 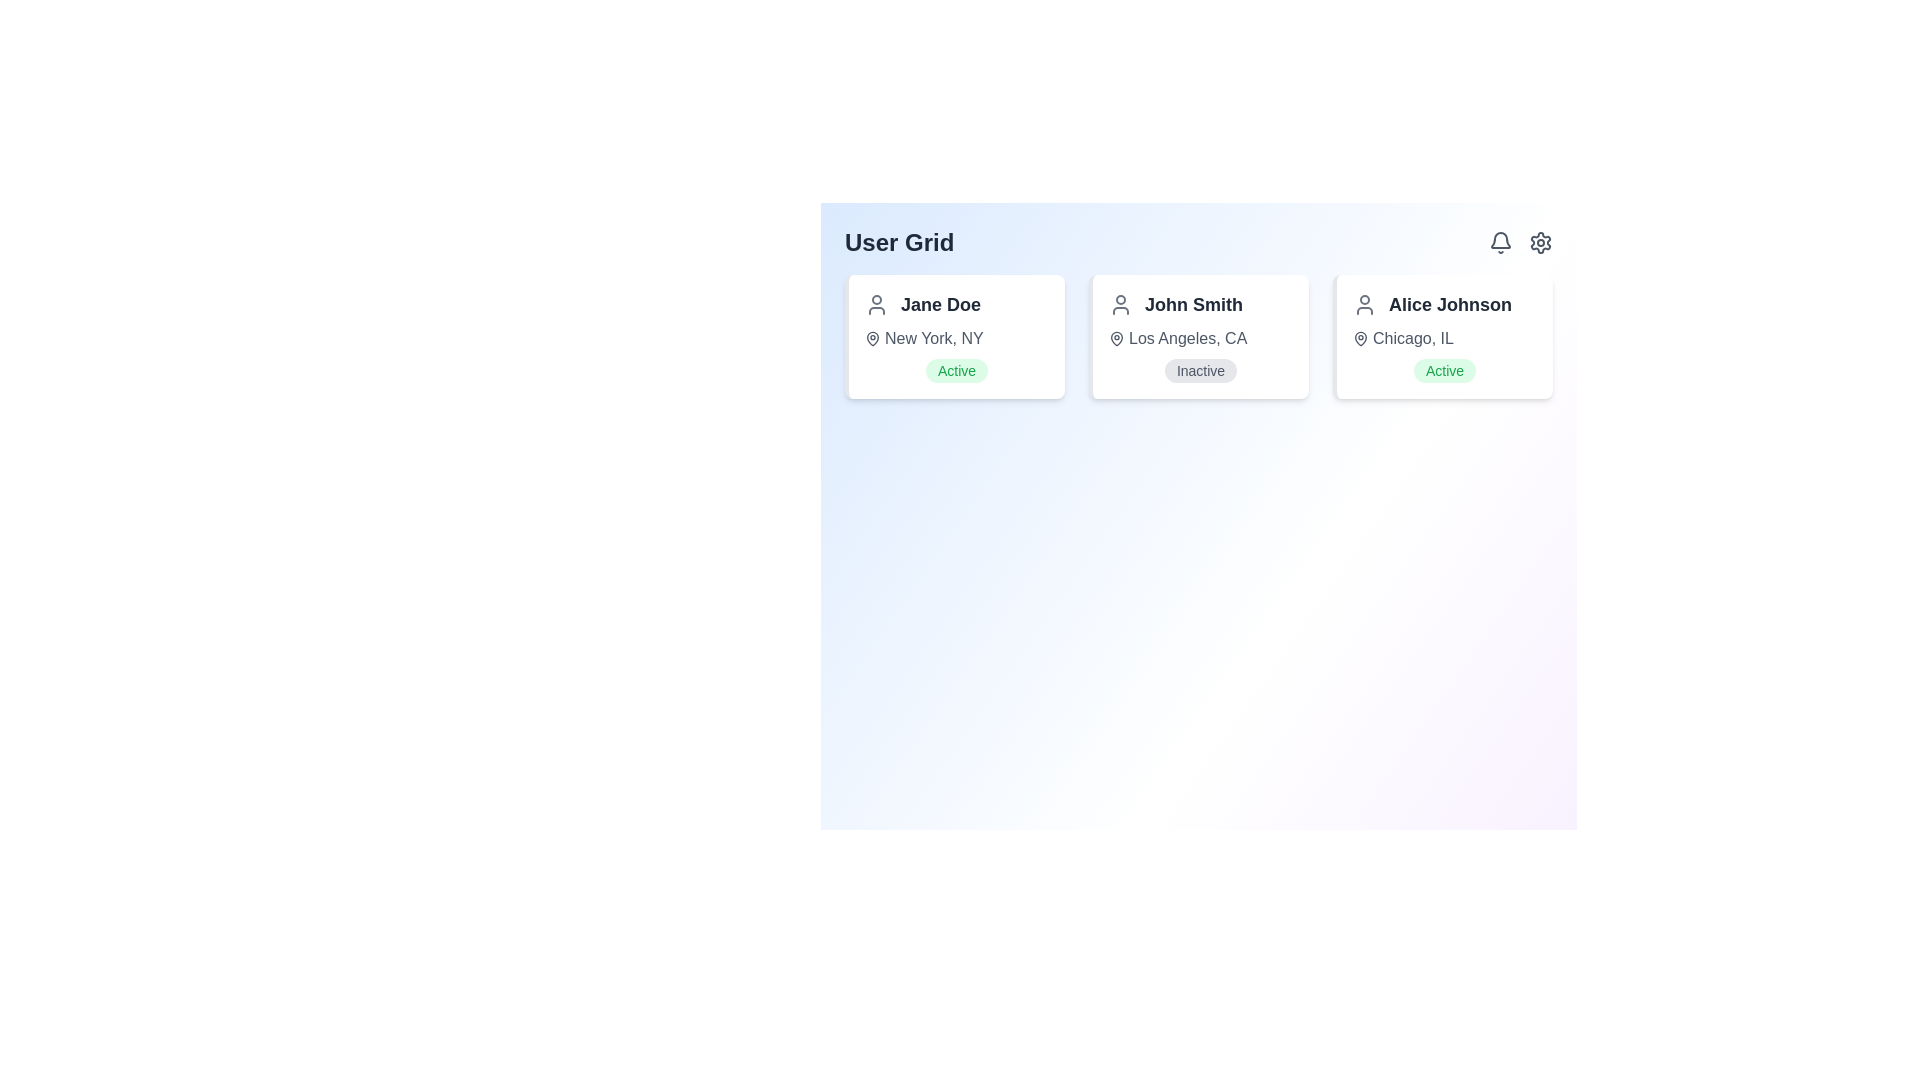 What do you see at coordinates (1360, 338) in the screenshot?
I see `the map pin icon, which is a minimalist, line-based design located to the left of the text 'Chicago, IL' in the card for 'Alice Johnson'` at bounding box center [1360, 338].